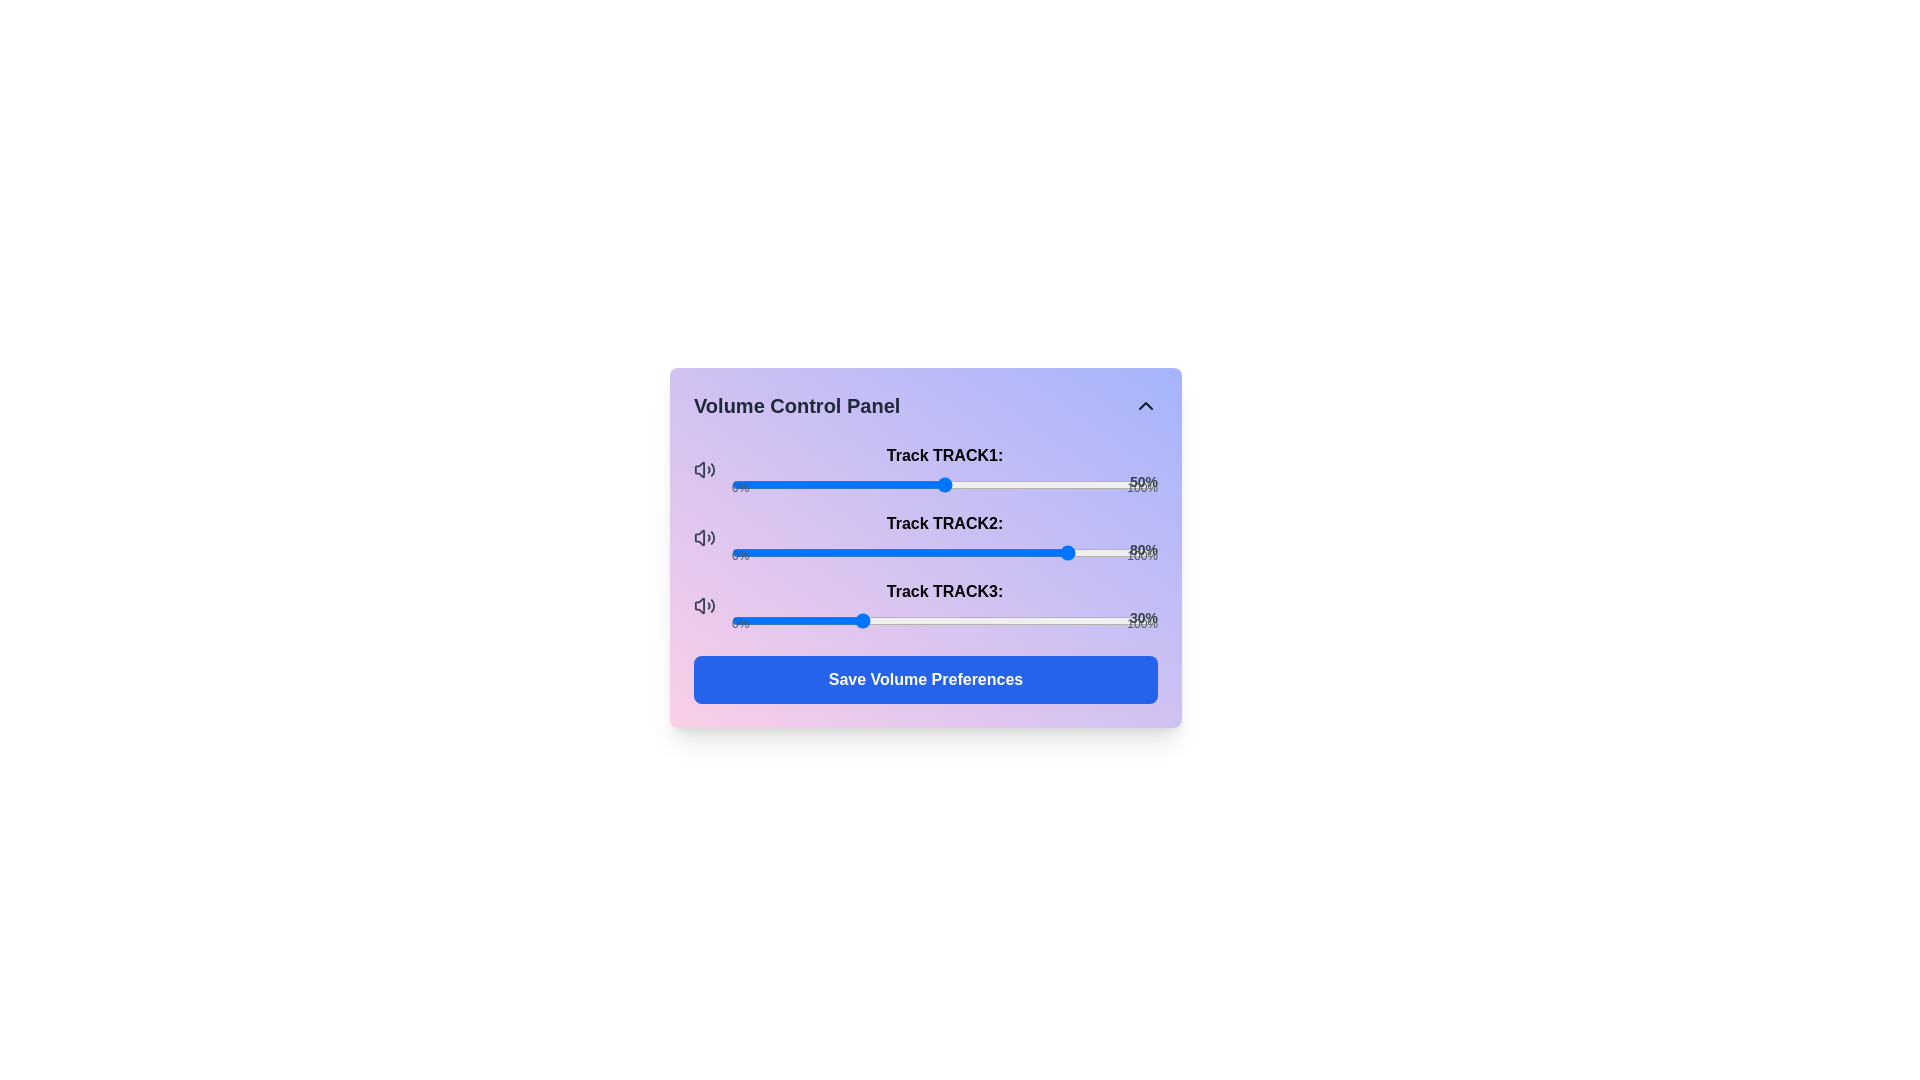  I want to click on the slider value, so click(1128, 620).